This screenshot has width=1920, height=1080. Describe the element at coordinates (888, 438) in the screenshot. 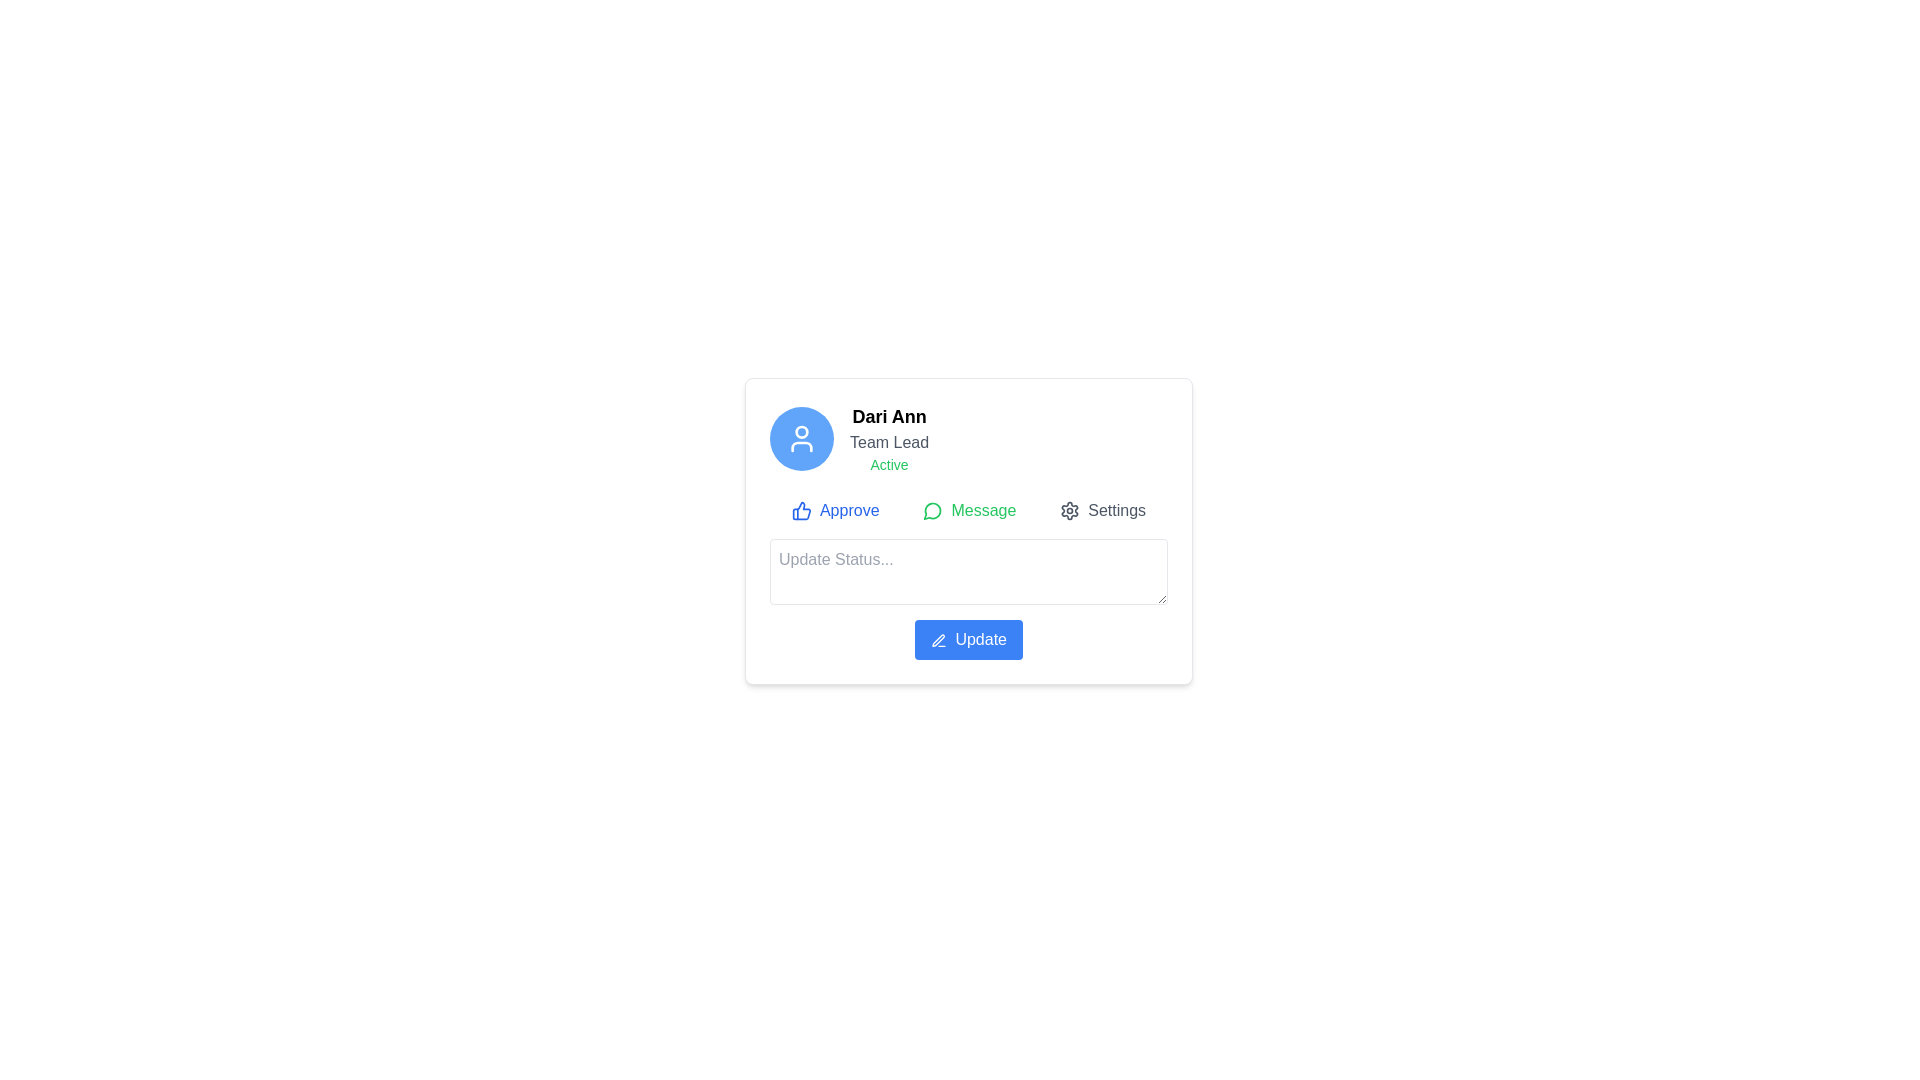

I see `text content displayed in the profile area showing the name, role, and status of the individual, which includes 'Dari Ann', 'Team Lead', 'Active'` at that location.